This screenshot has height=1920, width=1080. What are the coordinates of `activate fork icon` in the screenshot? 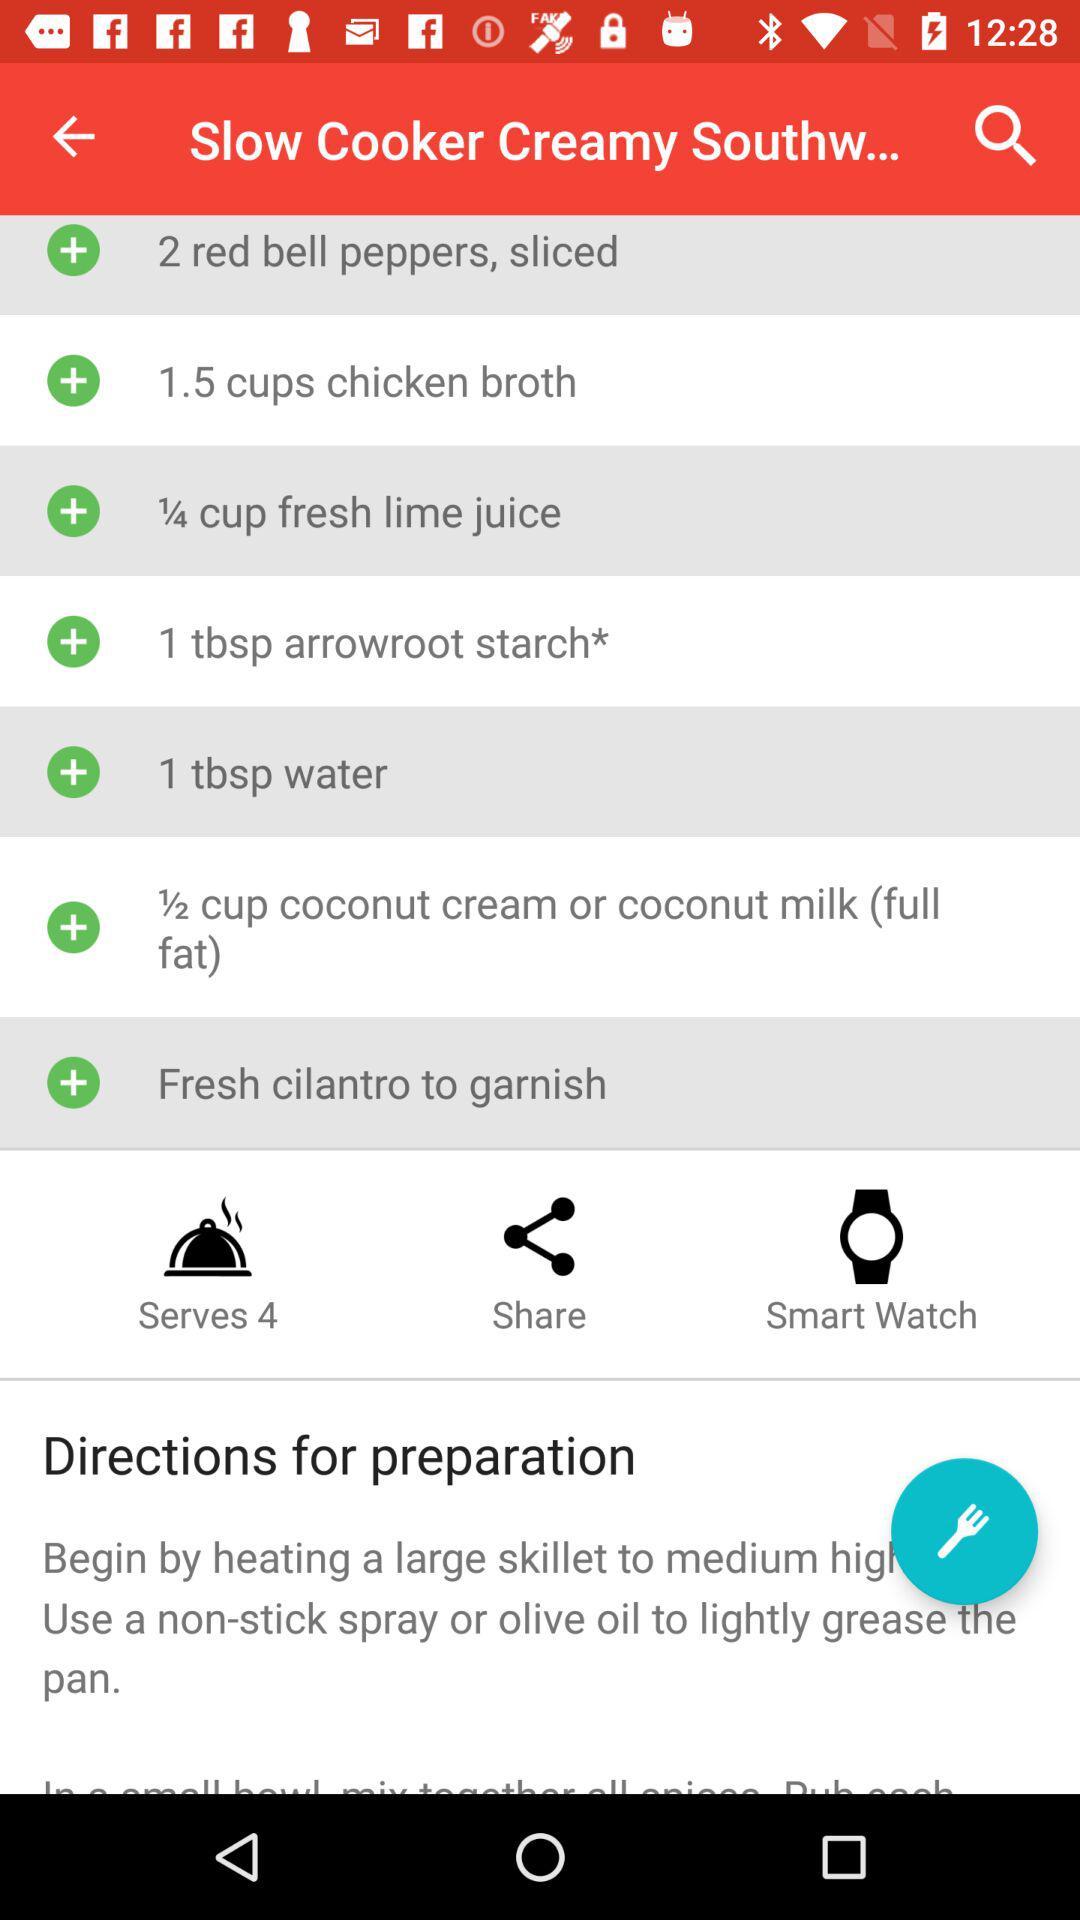 It's located at (963, 1530).